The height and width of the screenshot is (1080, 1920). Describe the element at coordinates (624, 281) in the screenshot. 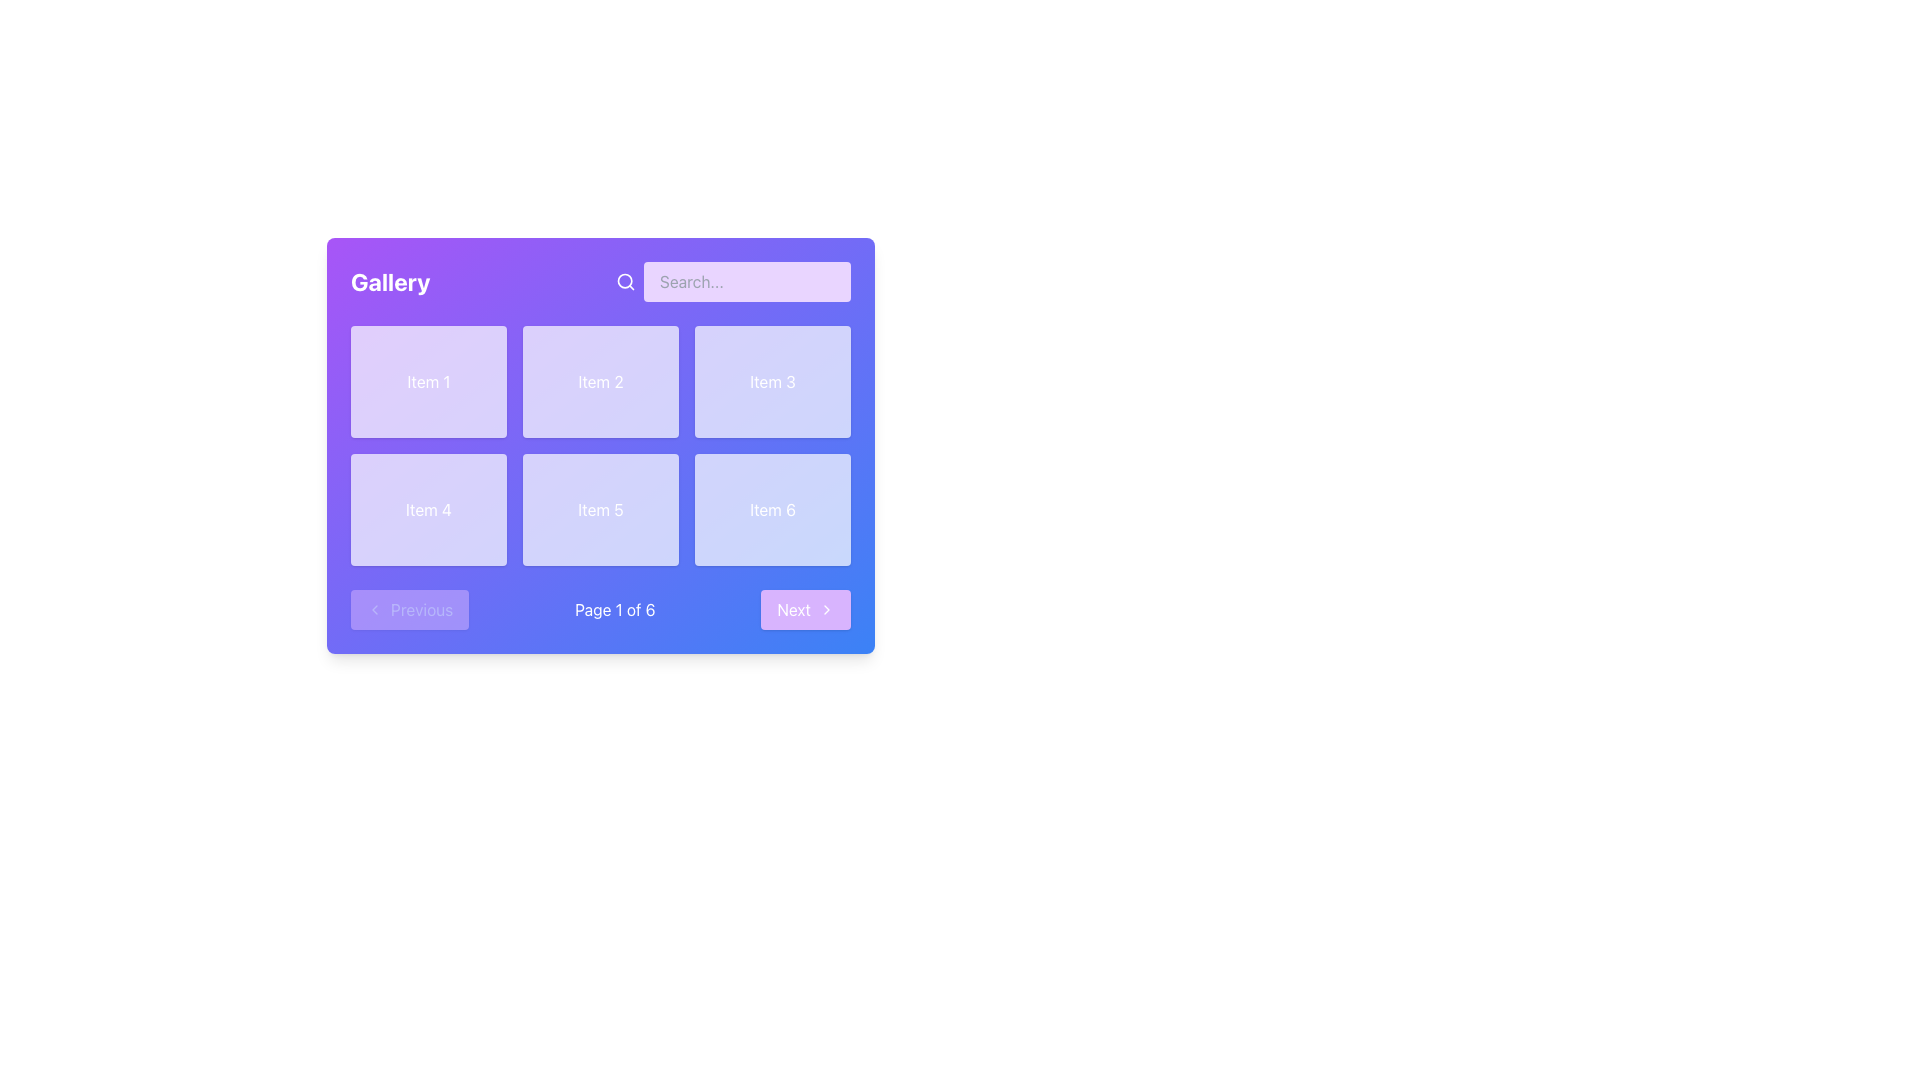

I see `the search icon located to the left of the search bar in the Gallery section` at that location.